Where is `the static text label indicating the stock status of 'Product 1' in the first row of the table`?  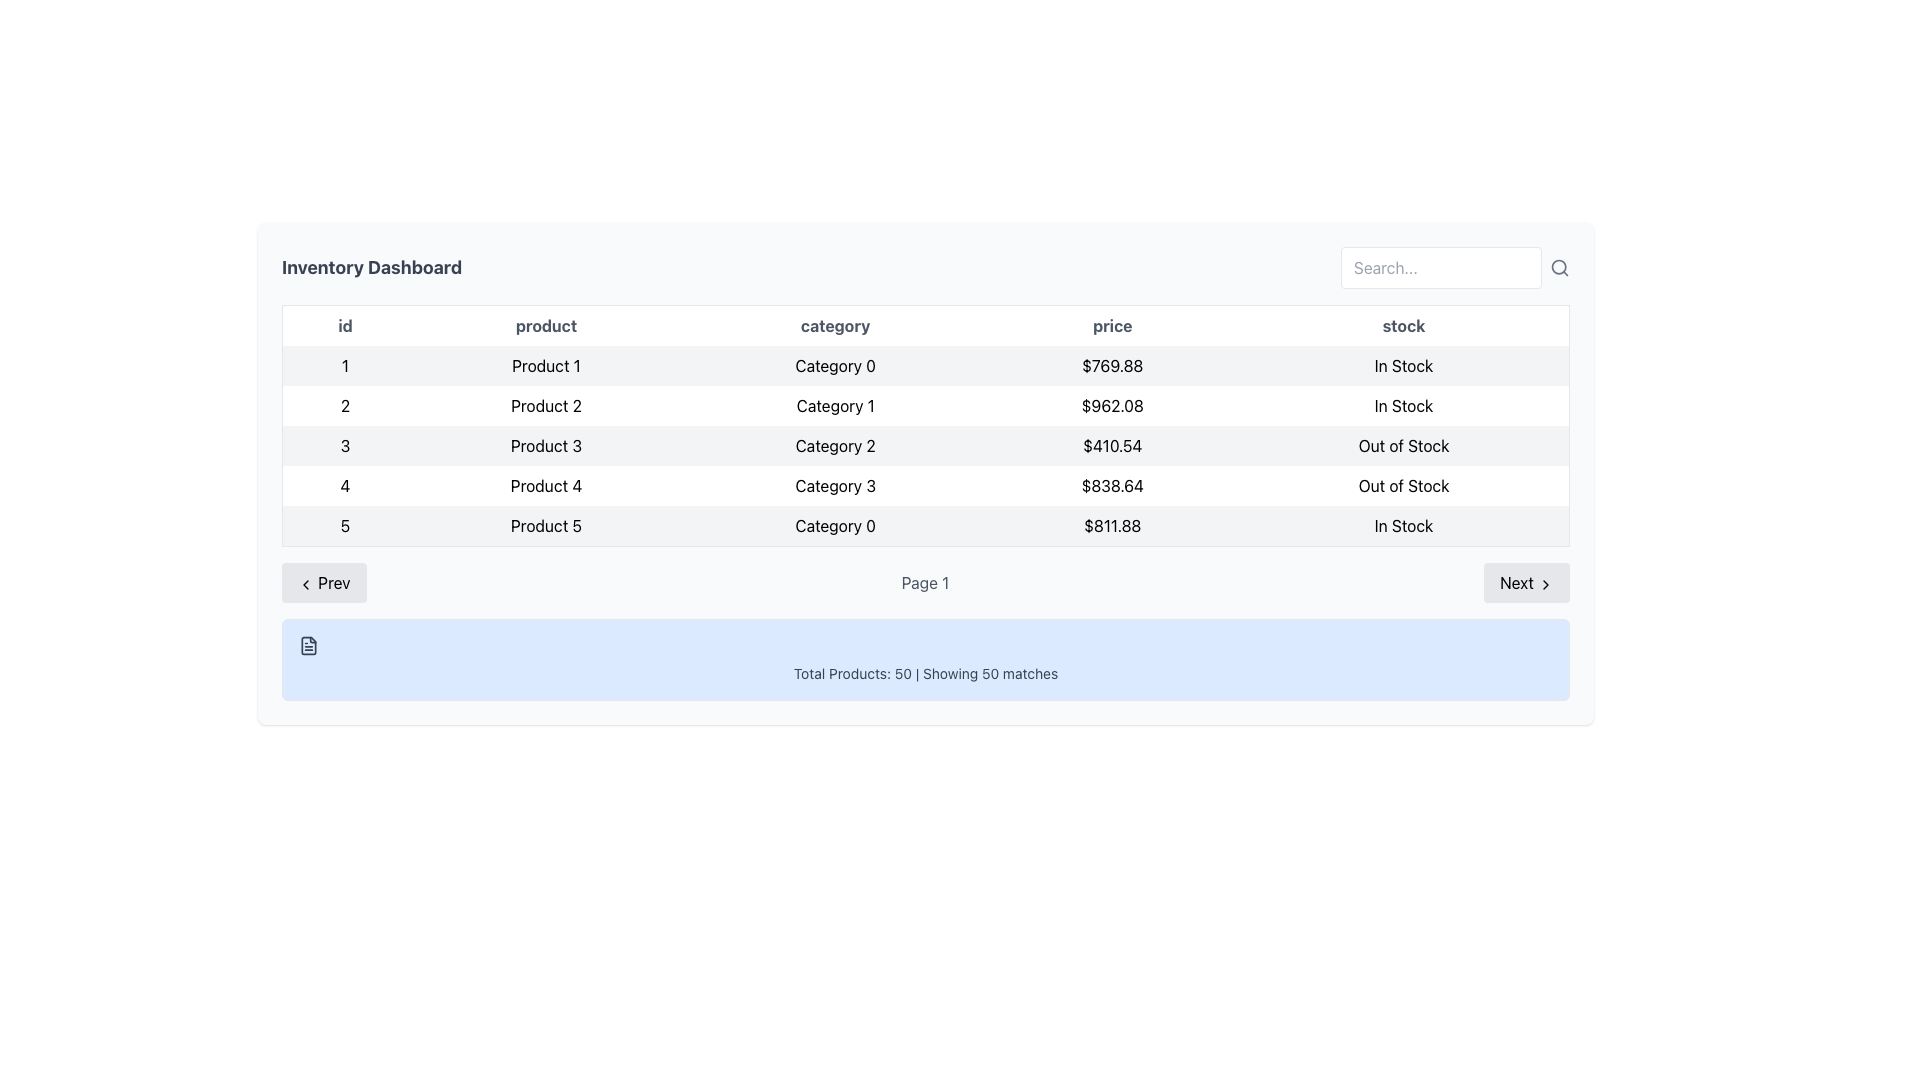
the static text label indicating the stock status of 'Product 1' in the first row of the table is located at coordinates (1403, 366).